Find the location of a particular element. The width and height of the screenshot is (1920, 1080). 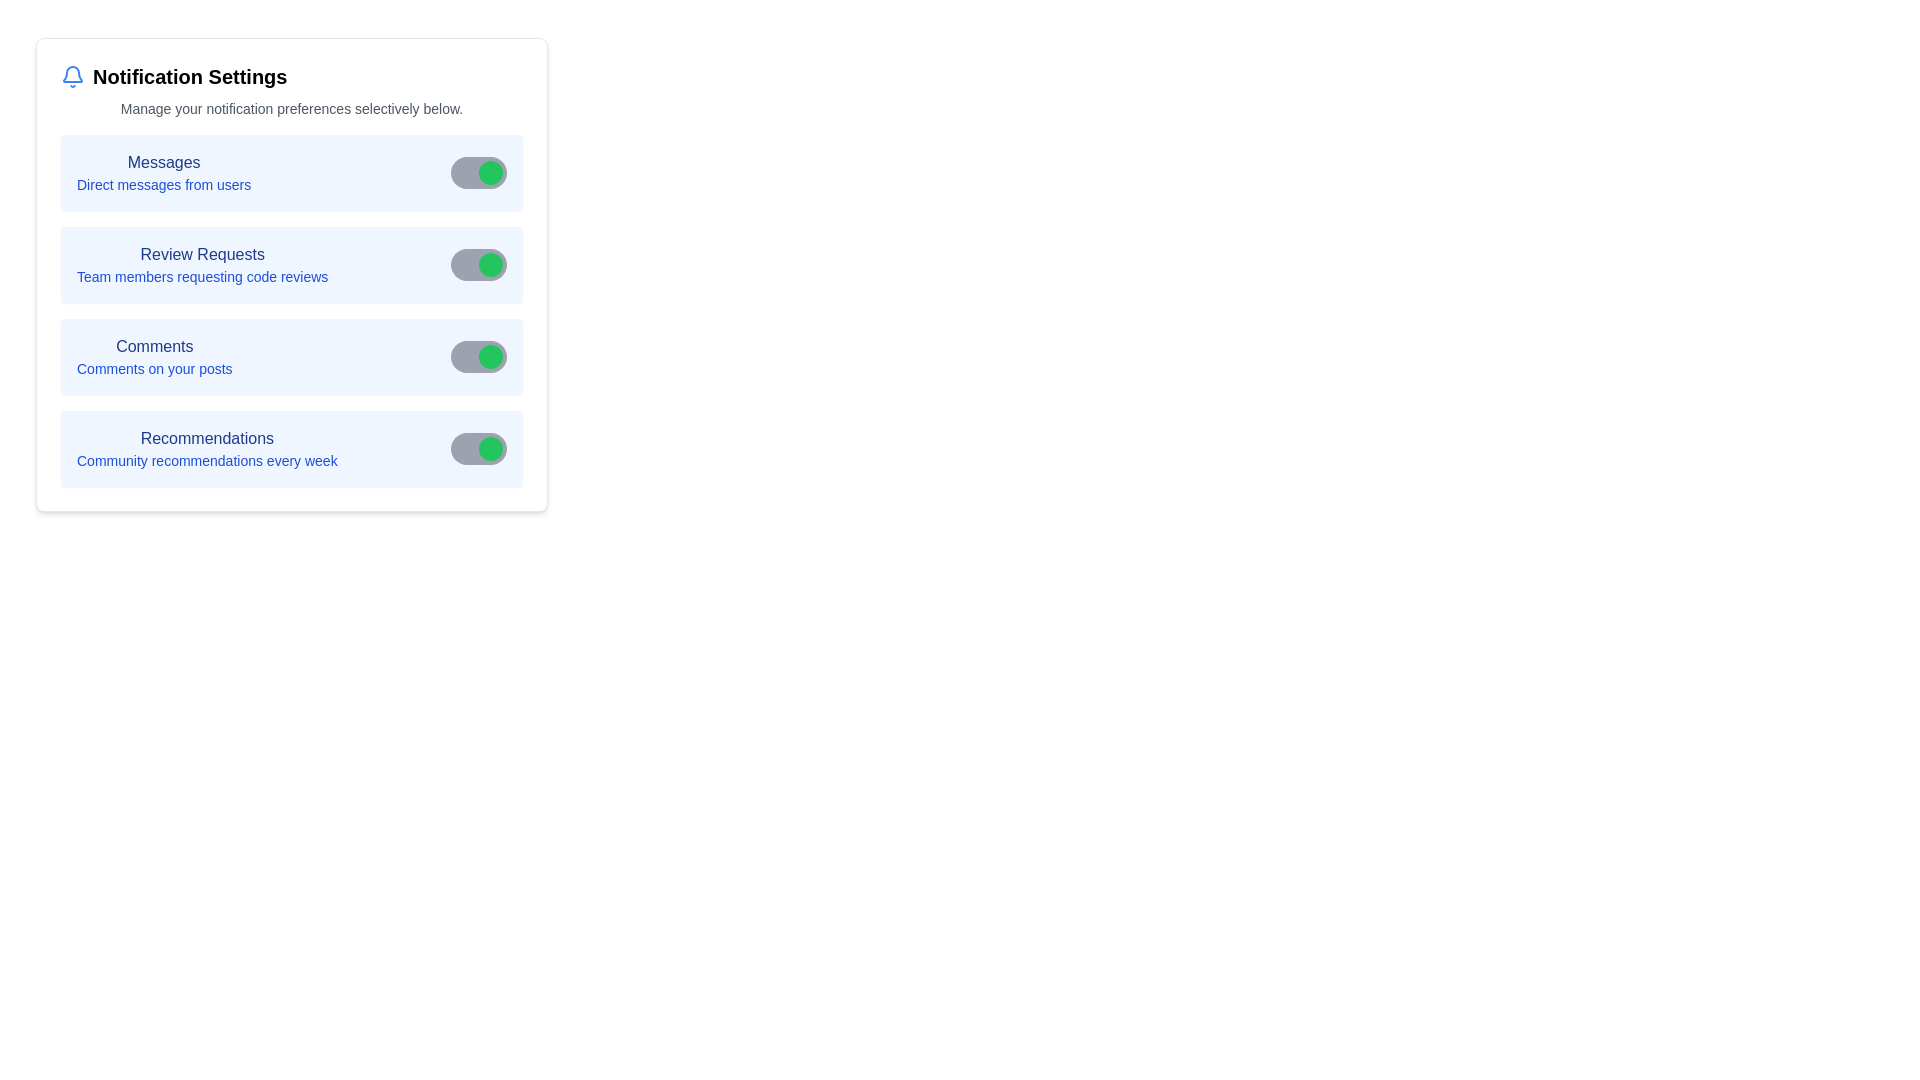

the static text element that serves as the title for the 'Recommendations' section in the 'Notification Settings' panel is located at coordinates (207, 438).